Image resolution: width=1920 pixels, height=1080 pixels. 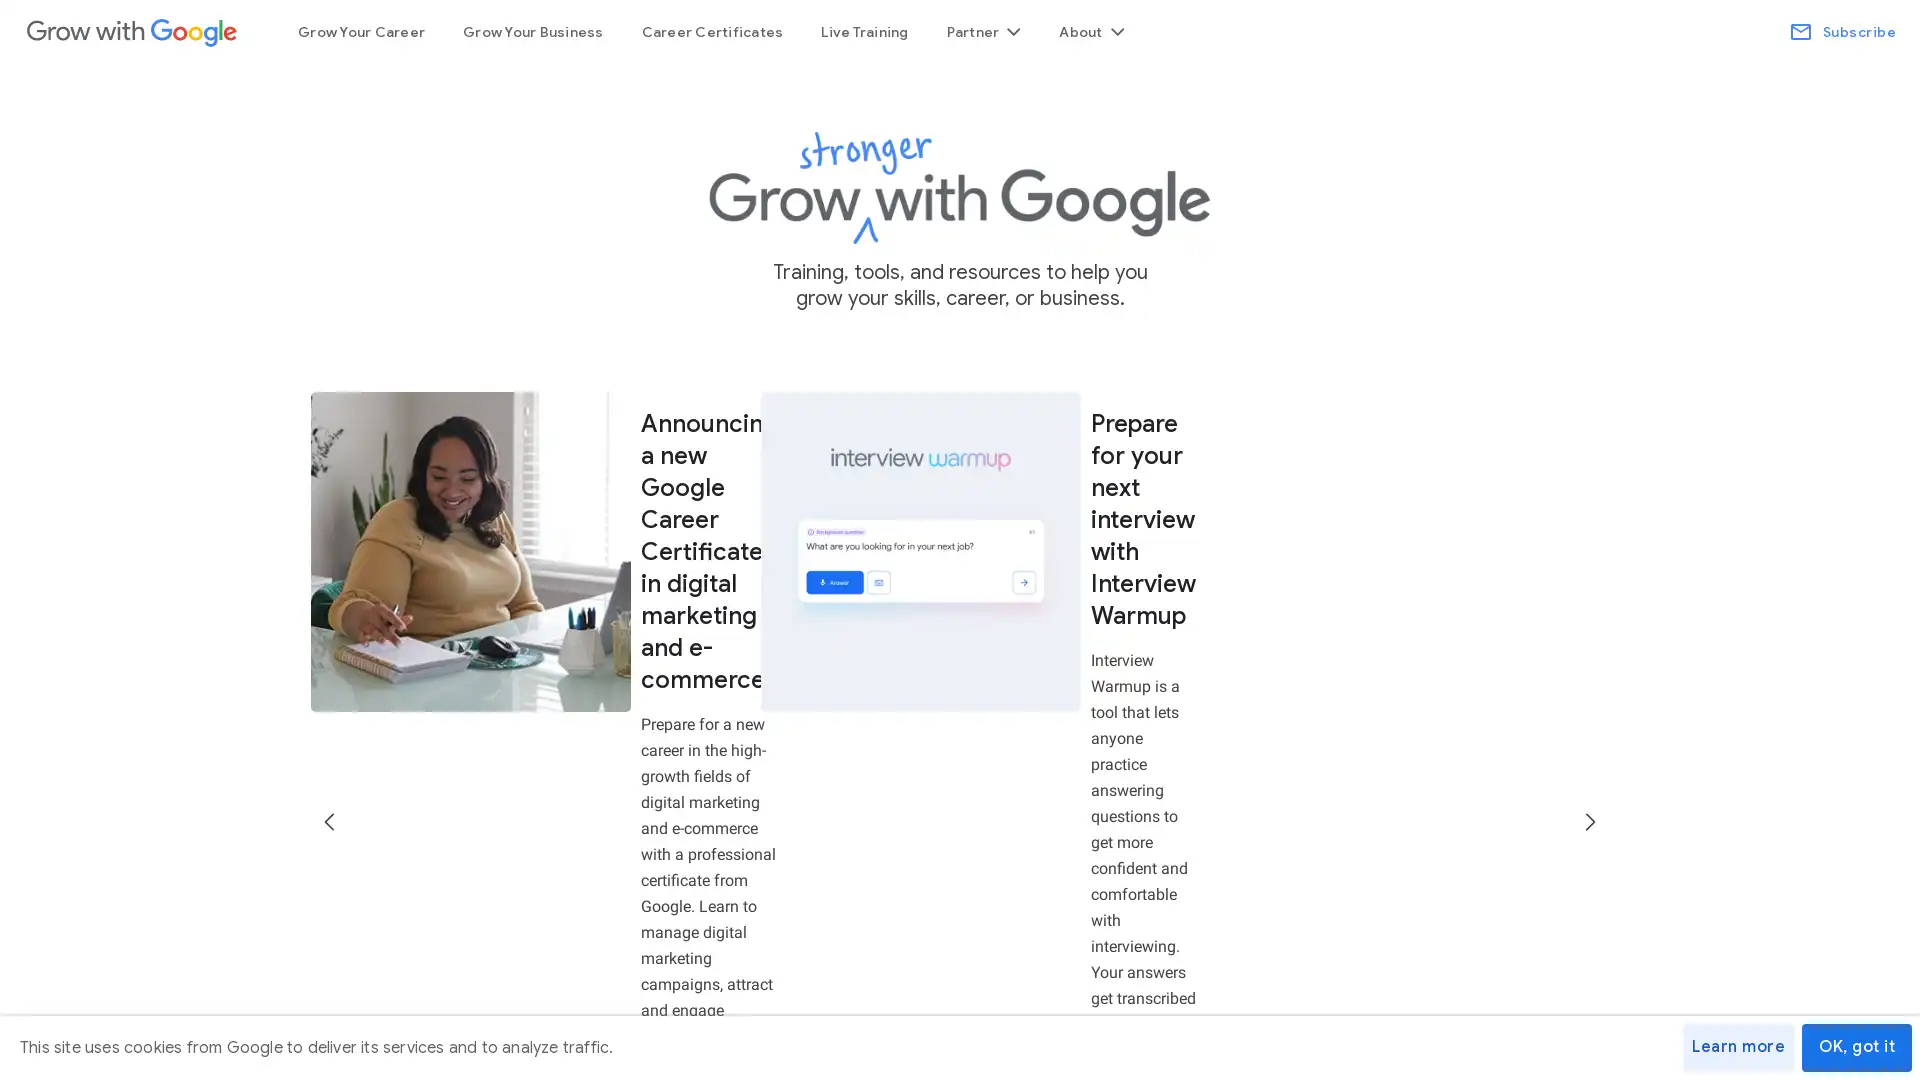 I want to click on Previous, so click(x=331, y=600).